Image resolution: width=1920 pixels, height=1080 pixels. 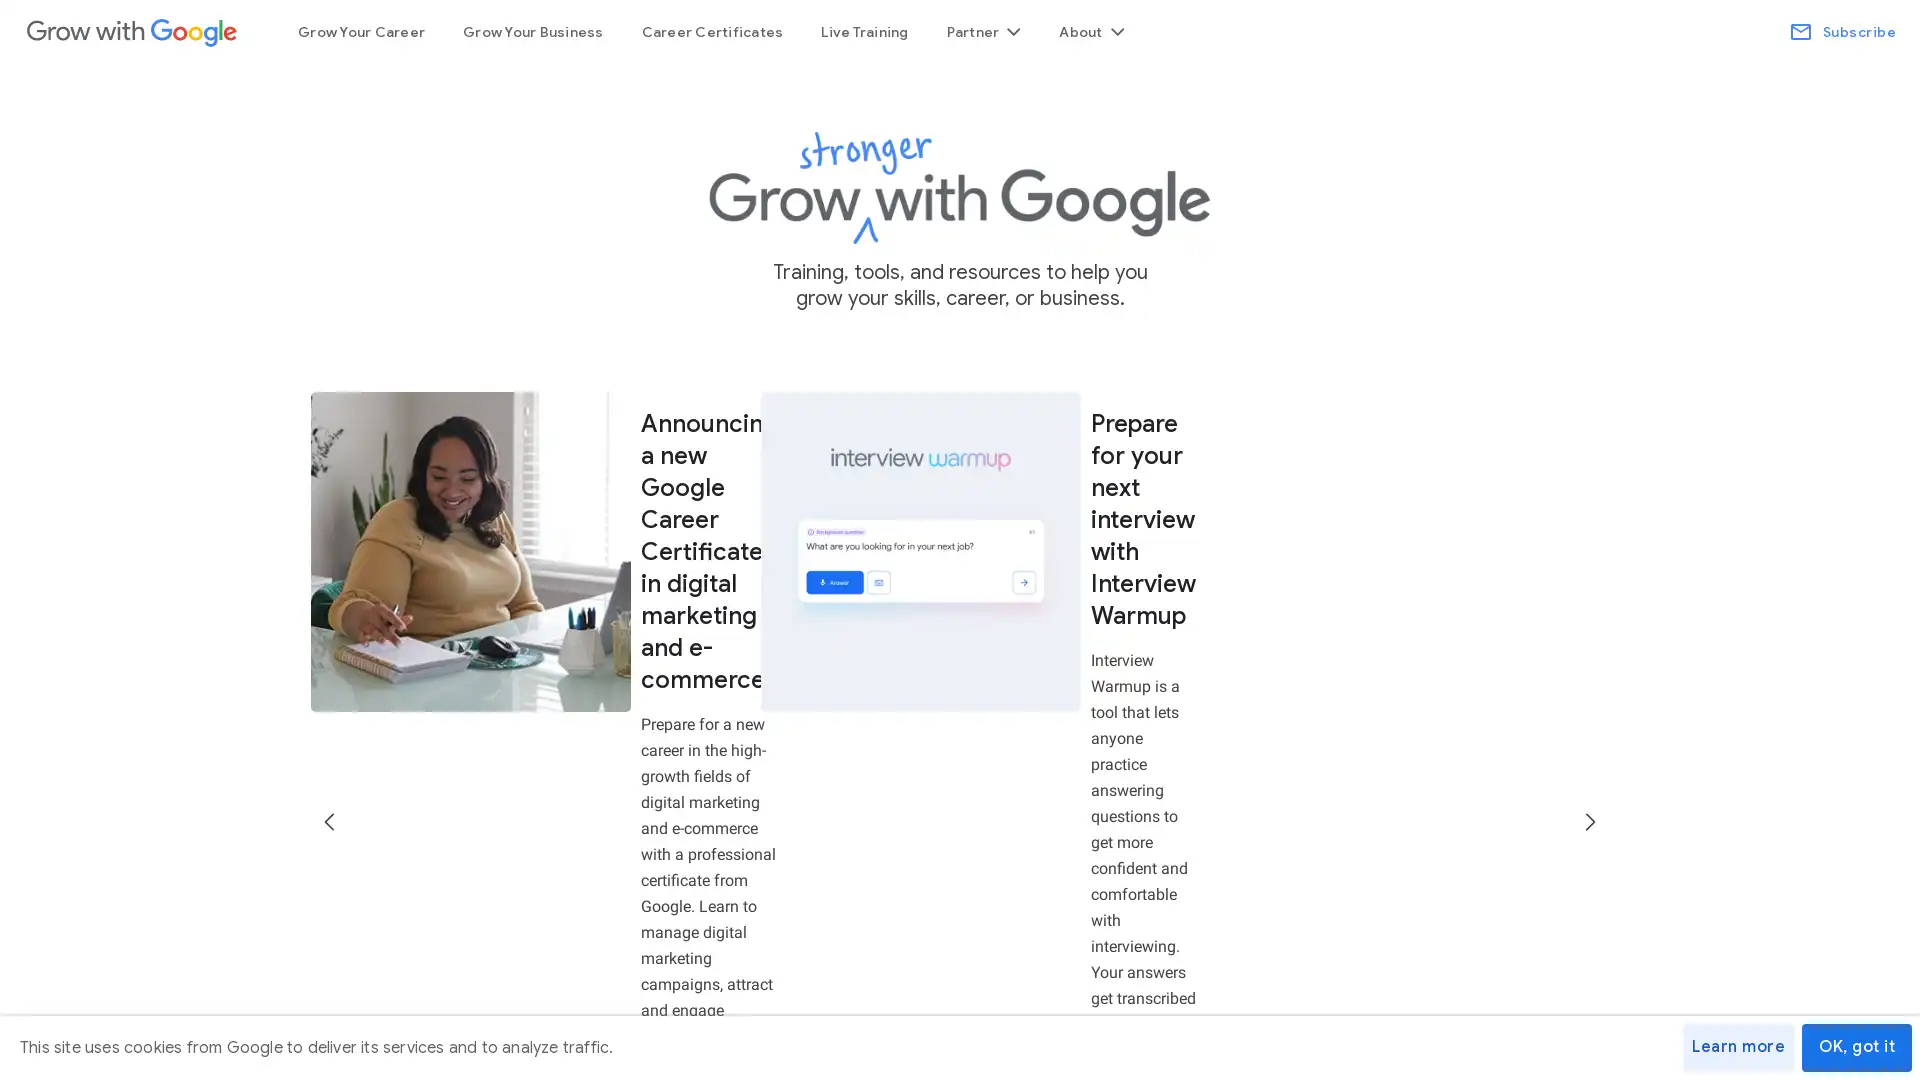 I want to click on Previous, so click(x=331, y=600).